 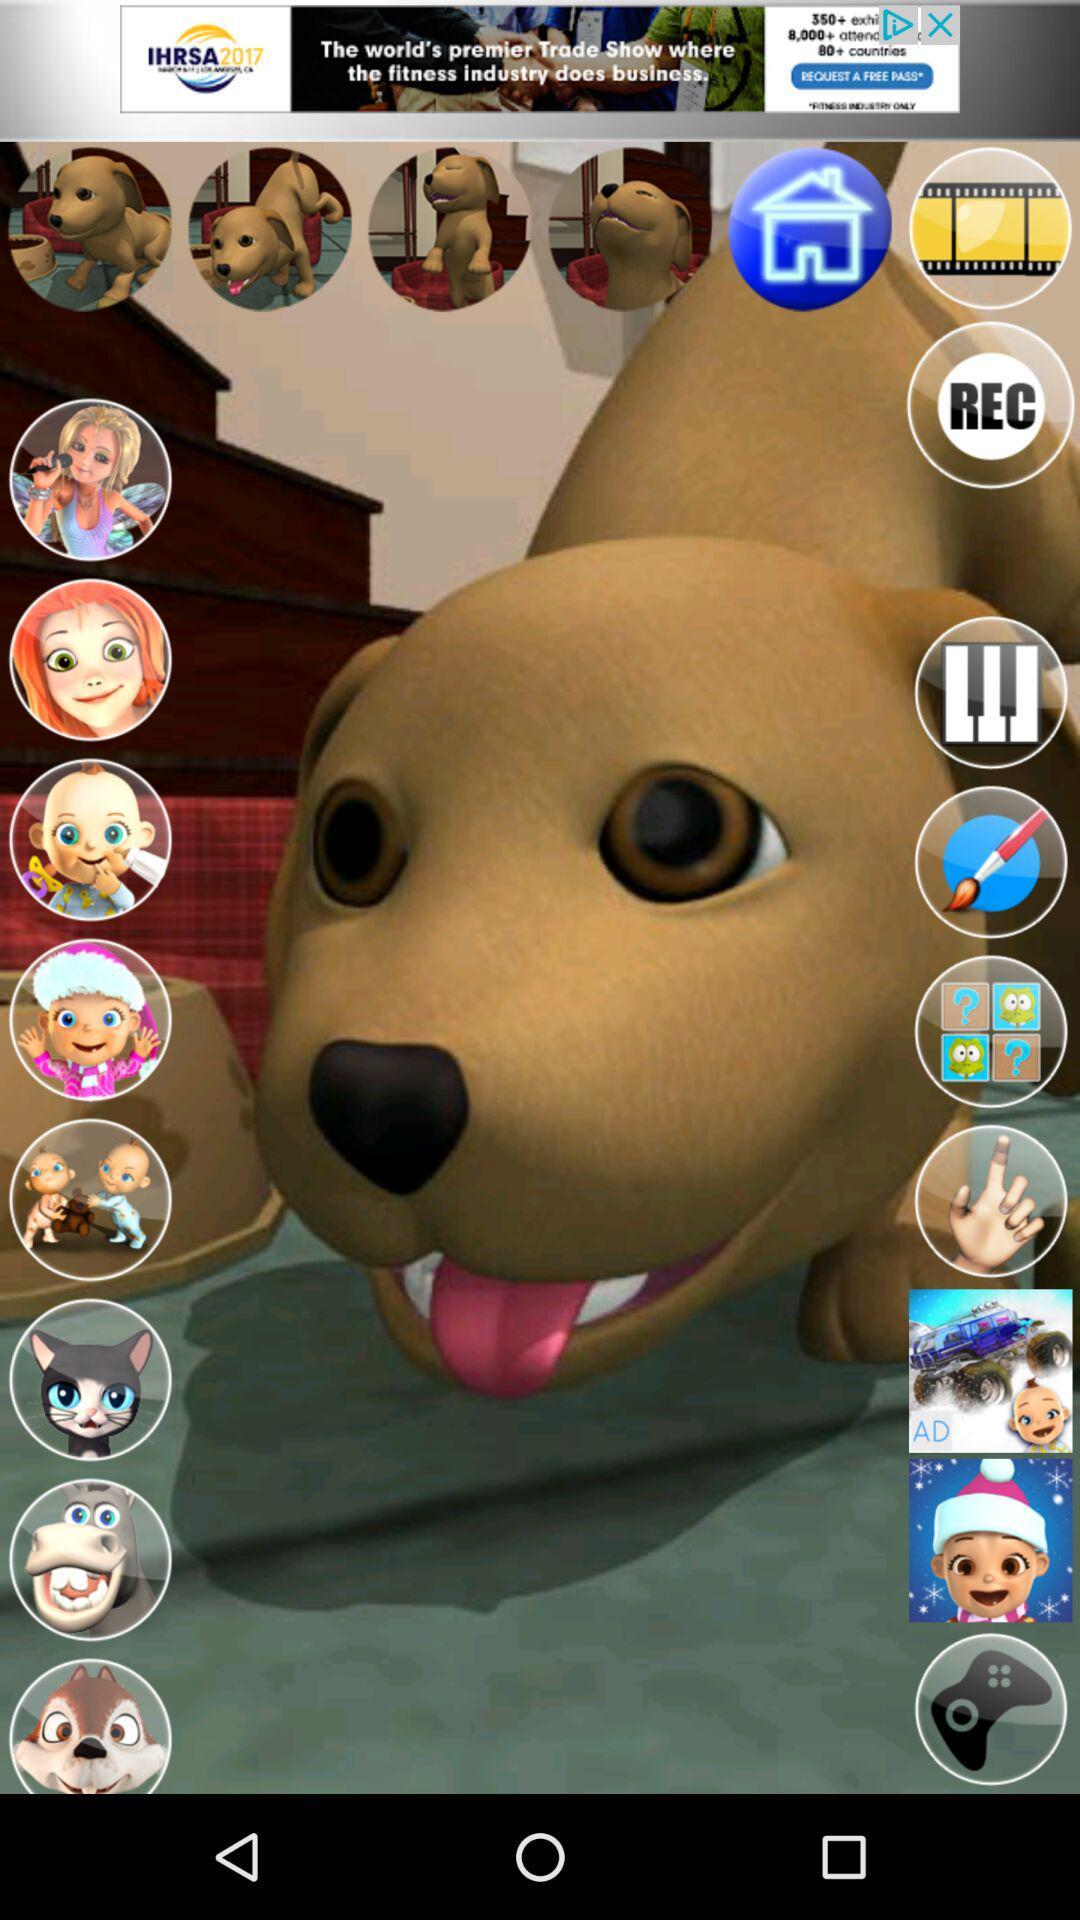 What do you see at coordinates (88, 1842) in the screenshot?
I see `the avatar icon` at bounding box center [88, 1842].